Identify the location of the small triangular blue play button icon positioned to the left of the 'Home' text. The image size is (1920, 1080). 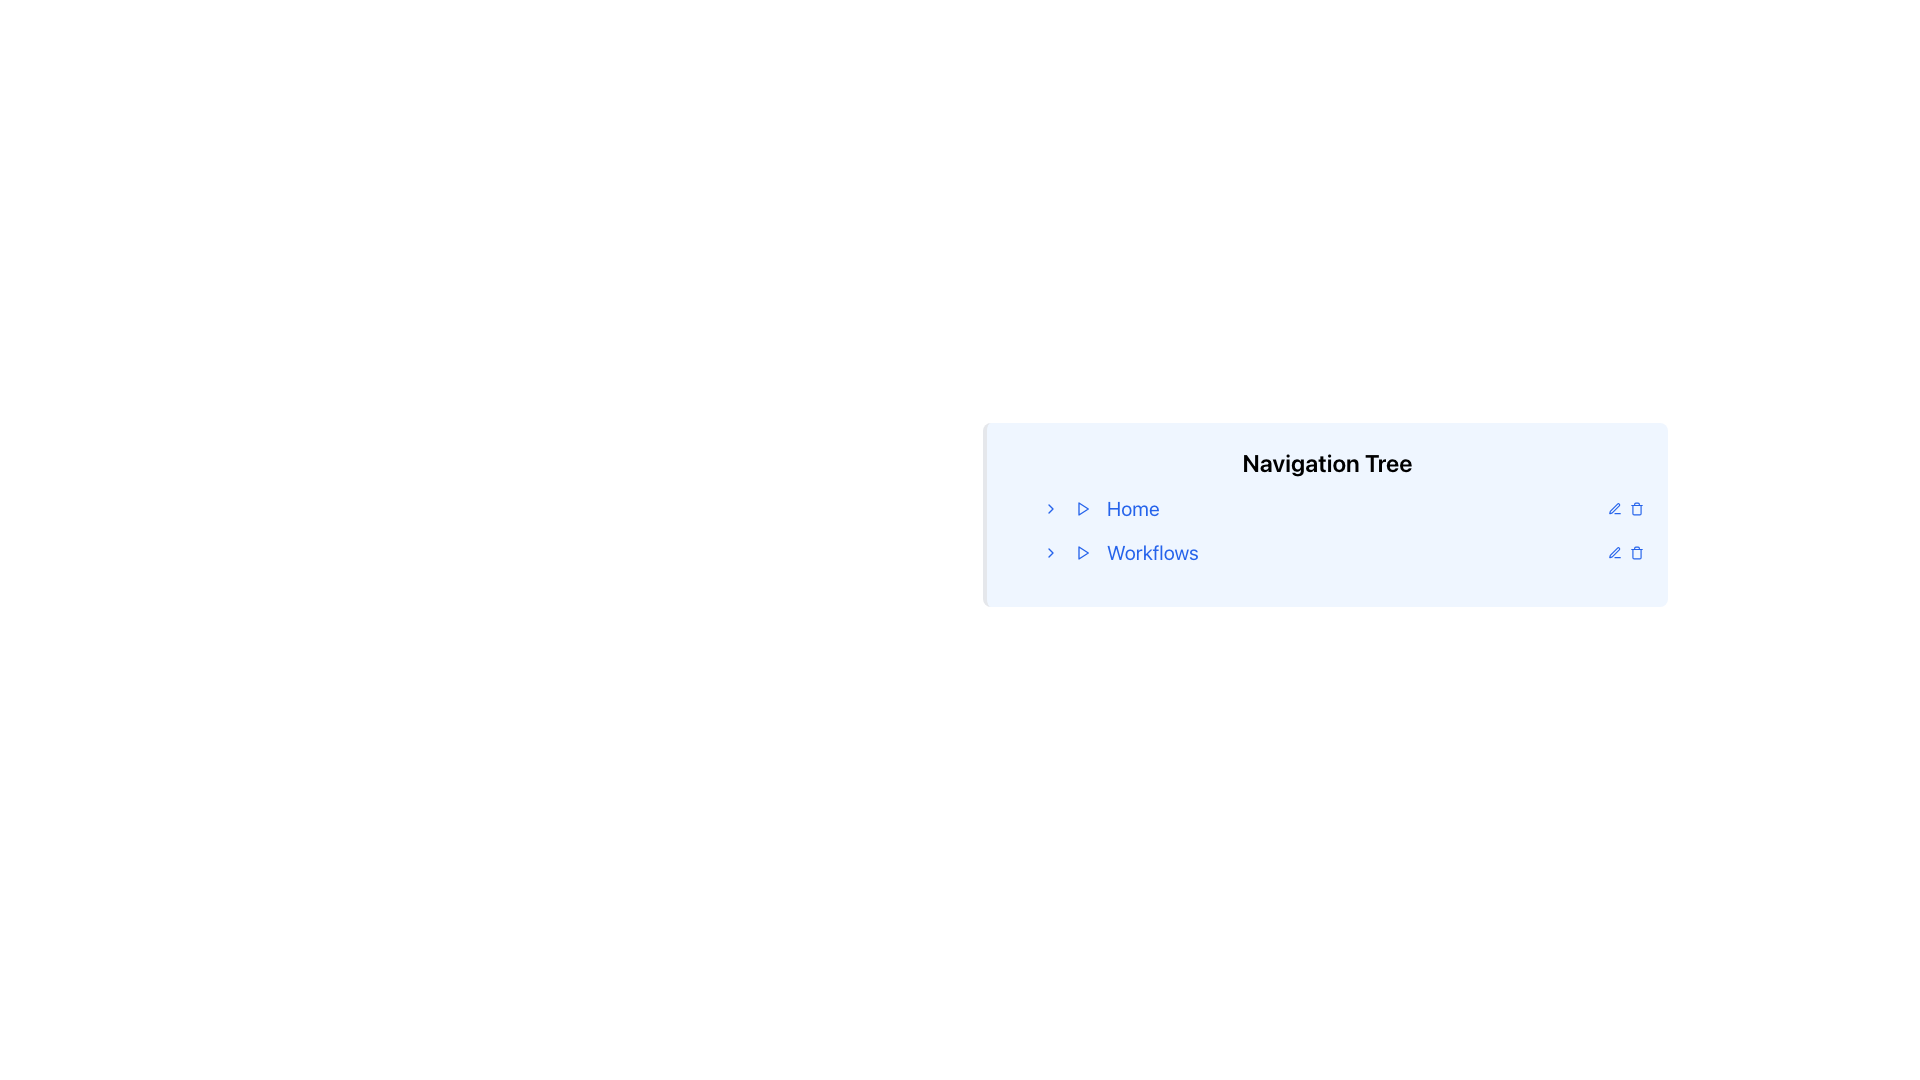
(1082, 508).